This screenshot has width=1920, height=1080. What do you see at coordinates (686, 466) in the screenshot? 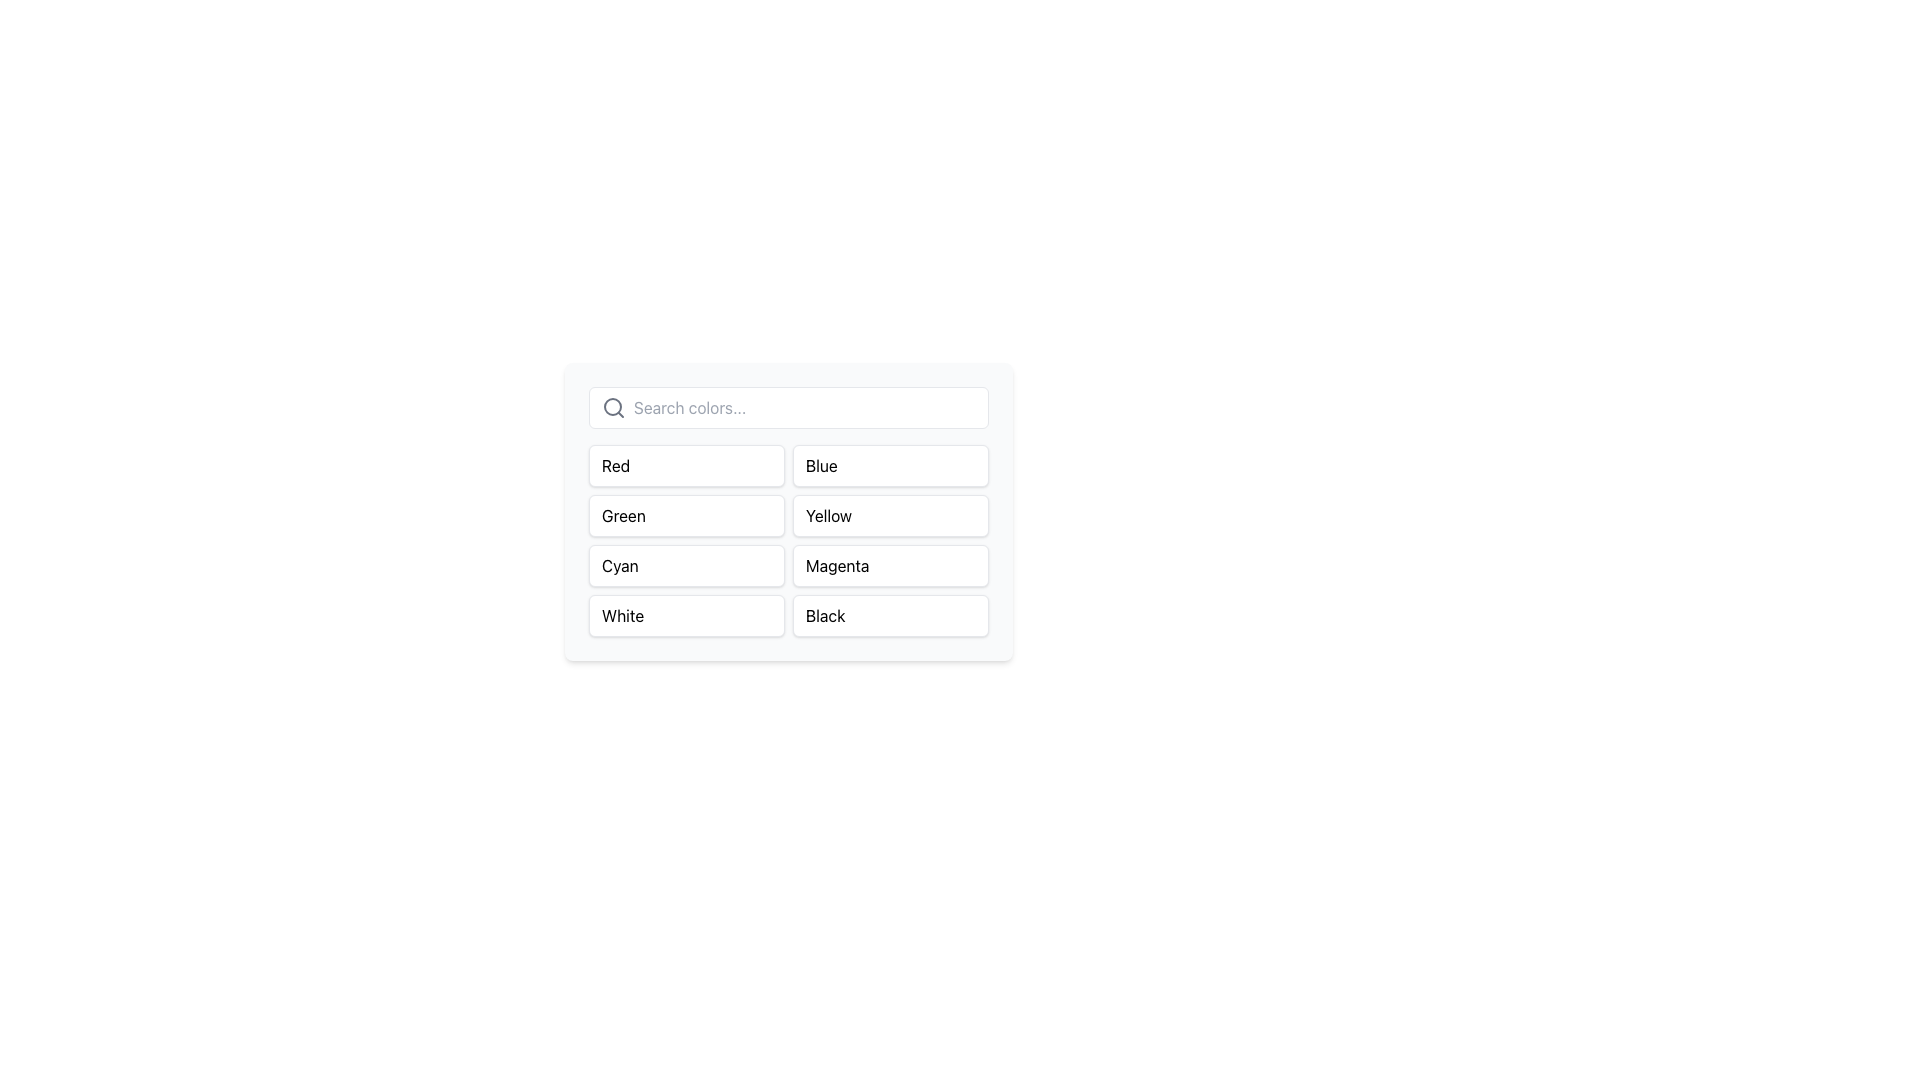
I see `the interactive button representing the color Red, located in the first row and first column of the grid layout` at bounding box center [686, 466].